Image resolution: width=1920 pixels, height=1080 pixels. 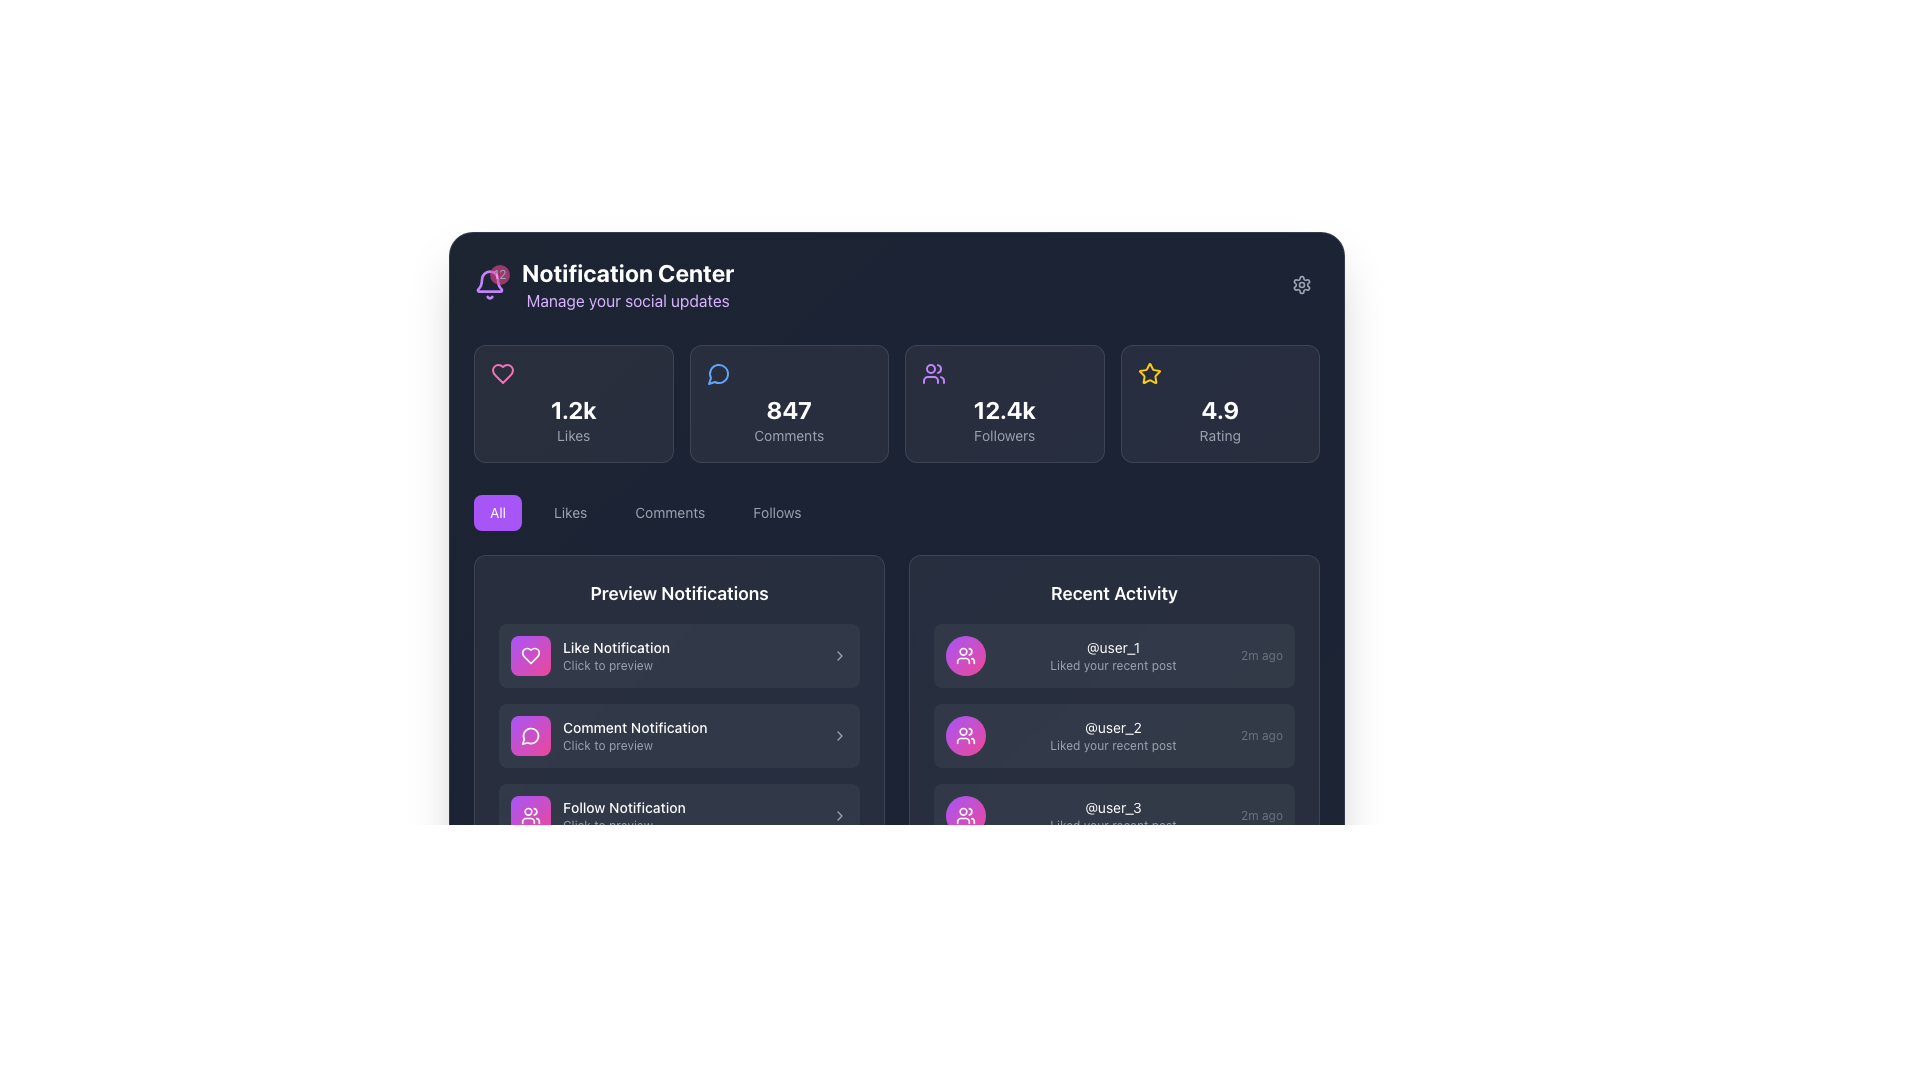 What do you see at coordinates (572, 404) in the screenshot?
I see `the likes information display block located at the top-left of the grid` at bounding box center [572, 404].